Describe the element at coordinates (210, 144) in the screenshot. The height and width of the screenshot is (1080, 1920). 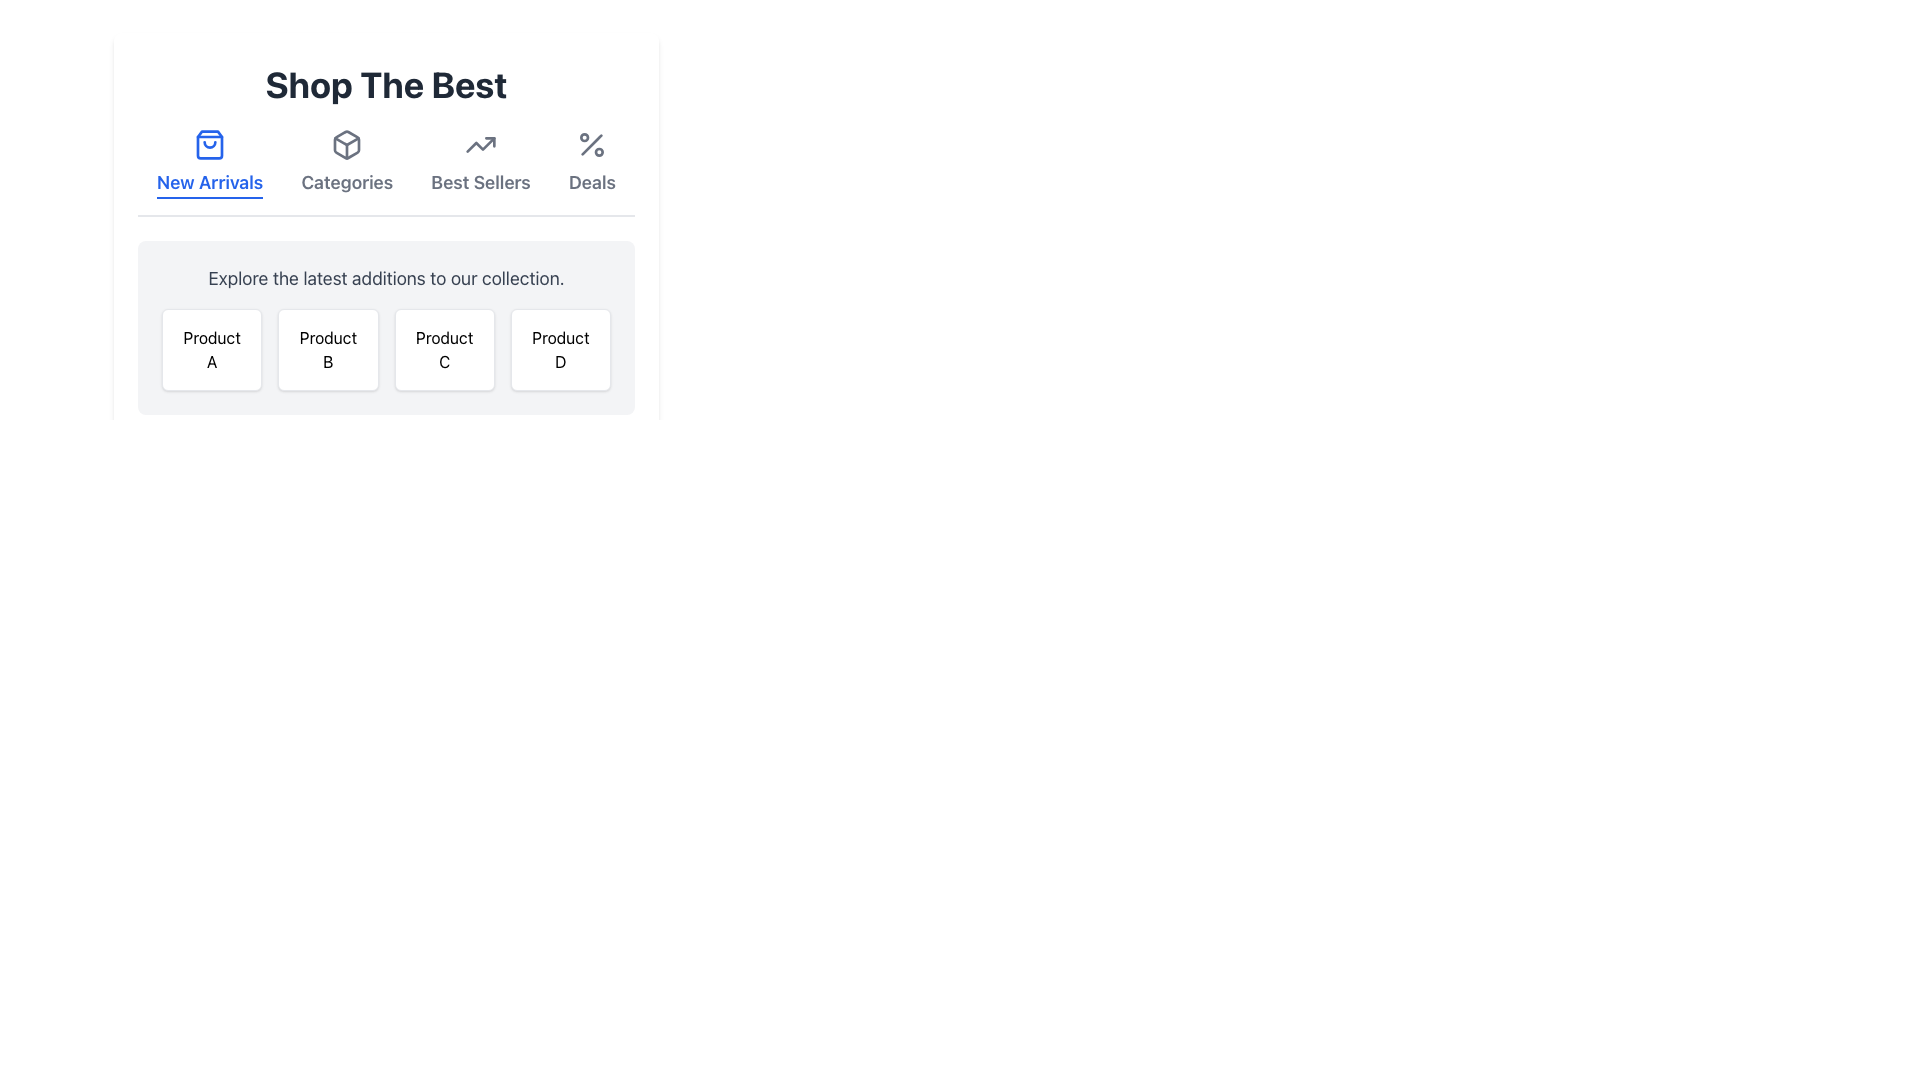
I see `the 'New Arrivals' icon located at the upper-left segment of the interface, positioned above the text 'New Arrivals'` at that location.